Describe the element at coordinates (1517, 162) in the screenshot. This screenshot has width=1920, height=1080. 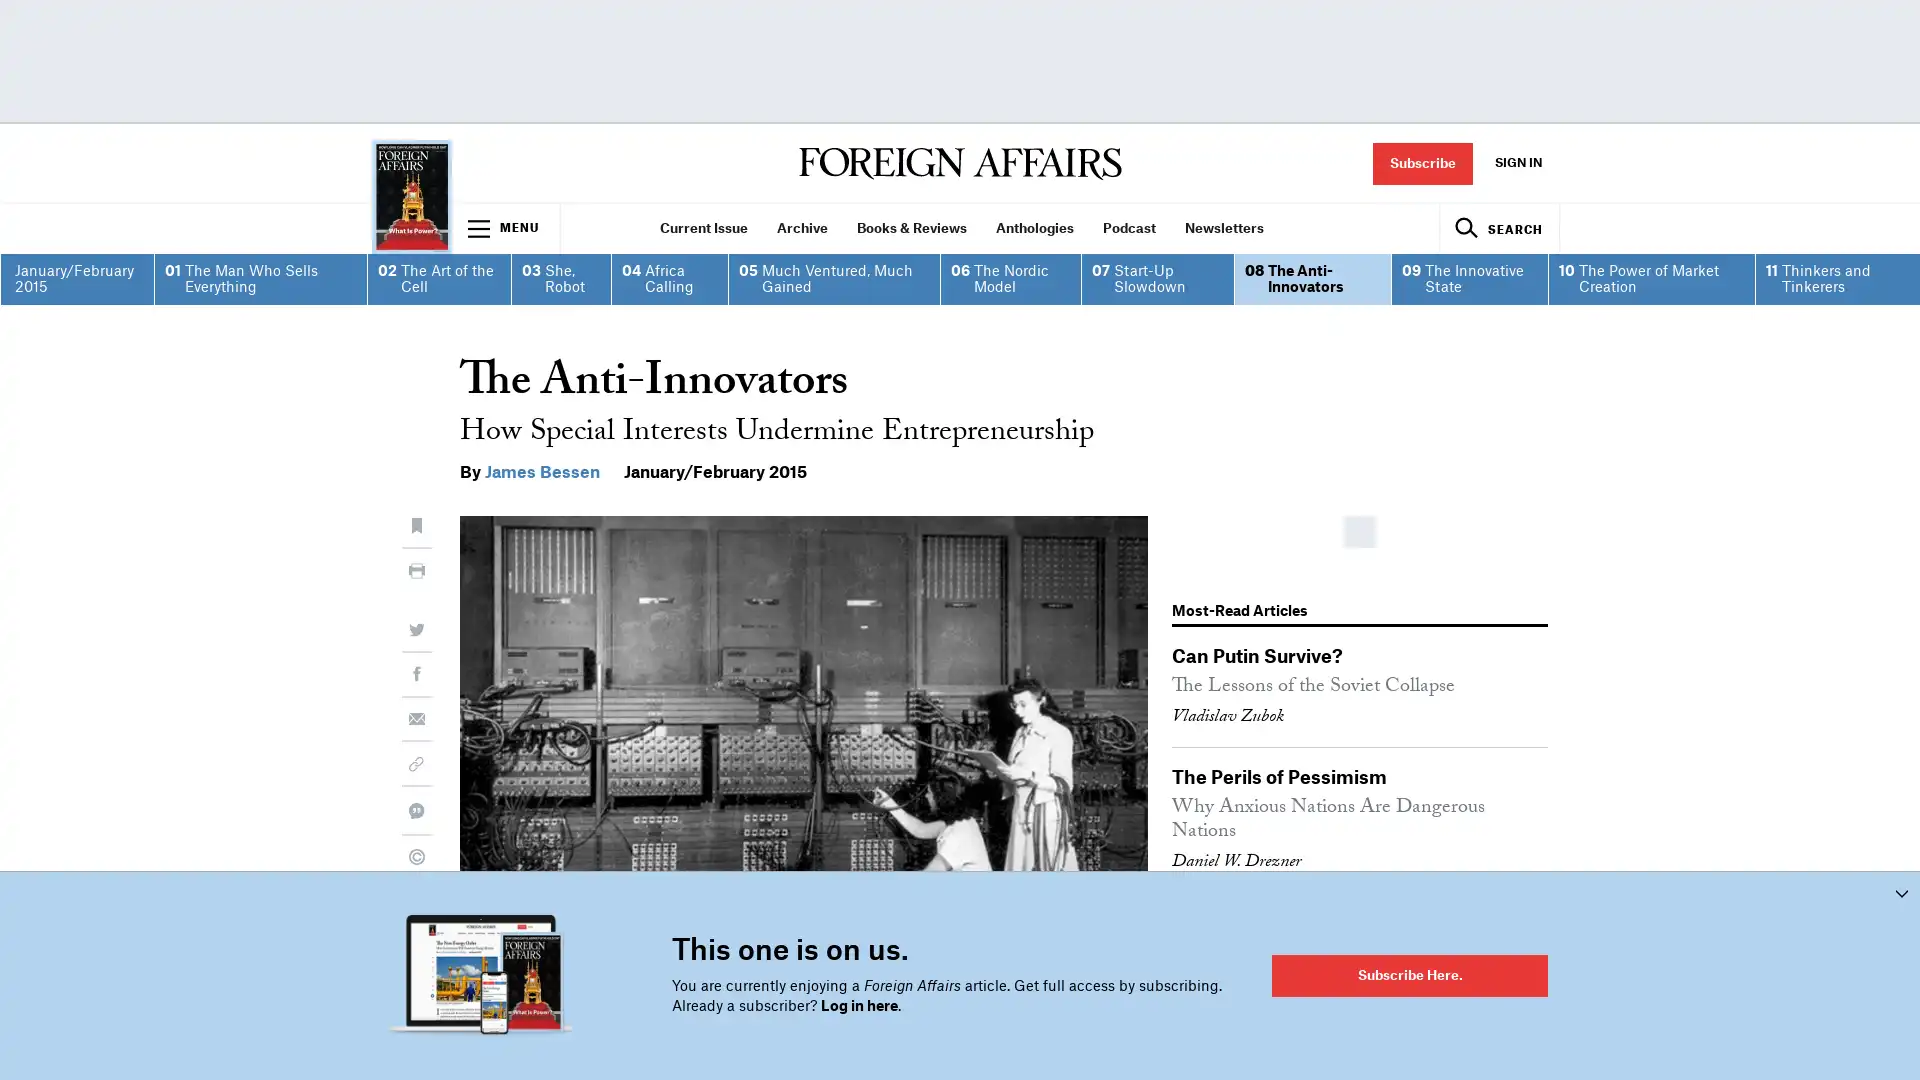
I see `SIGN IN` at that location.